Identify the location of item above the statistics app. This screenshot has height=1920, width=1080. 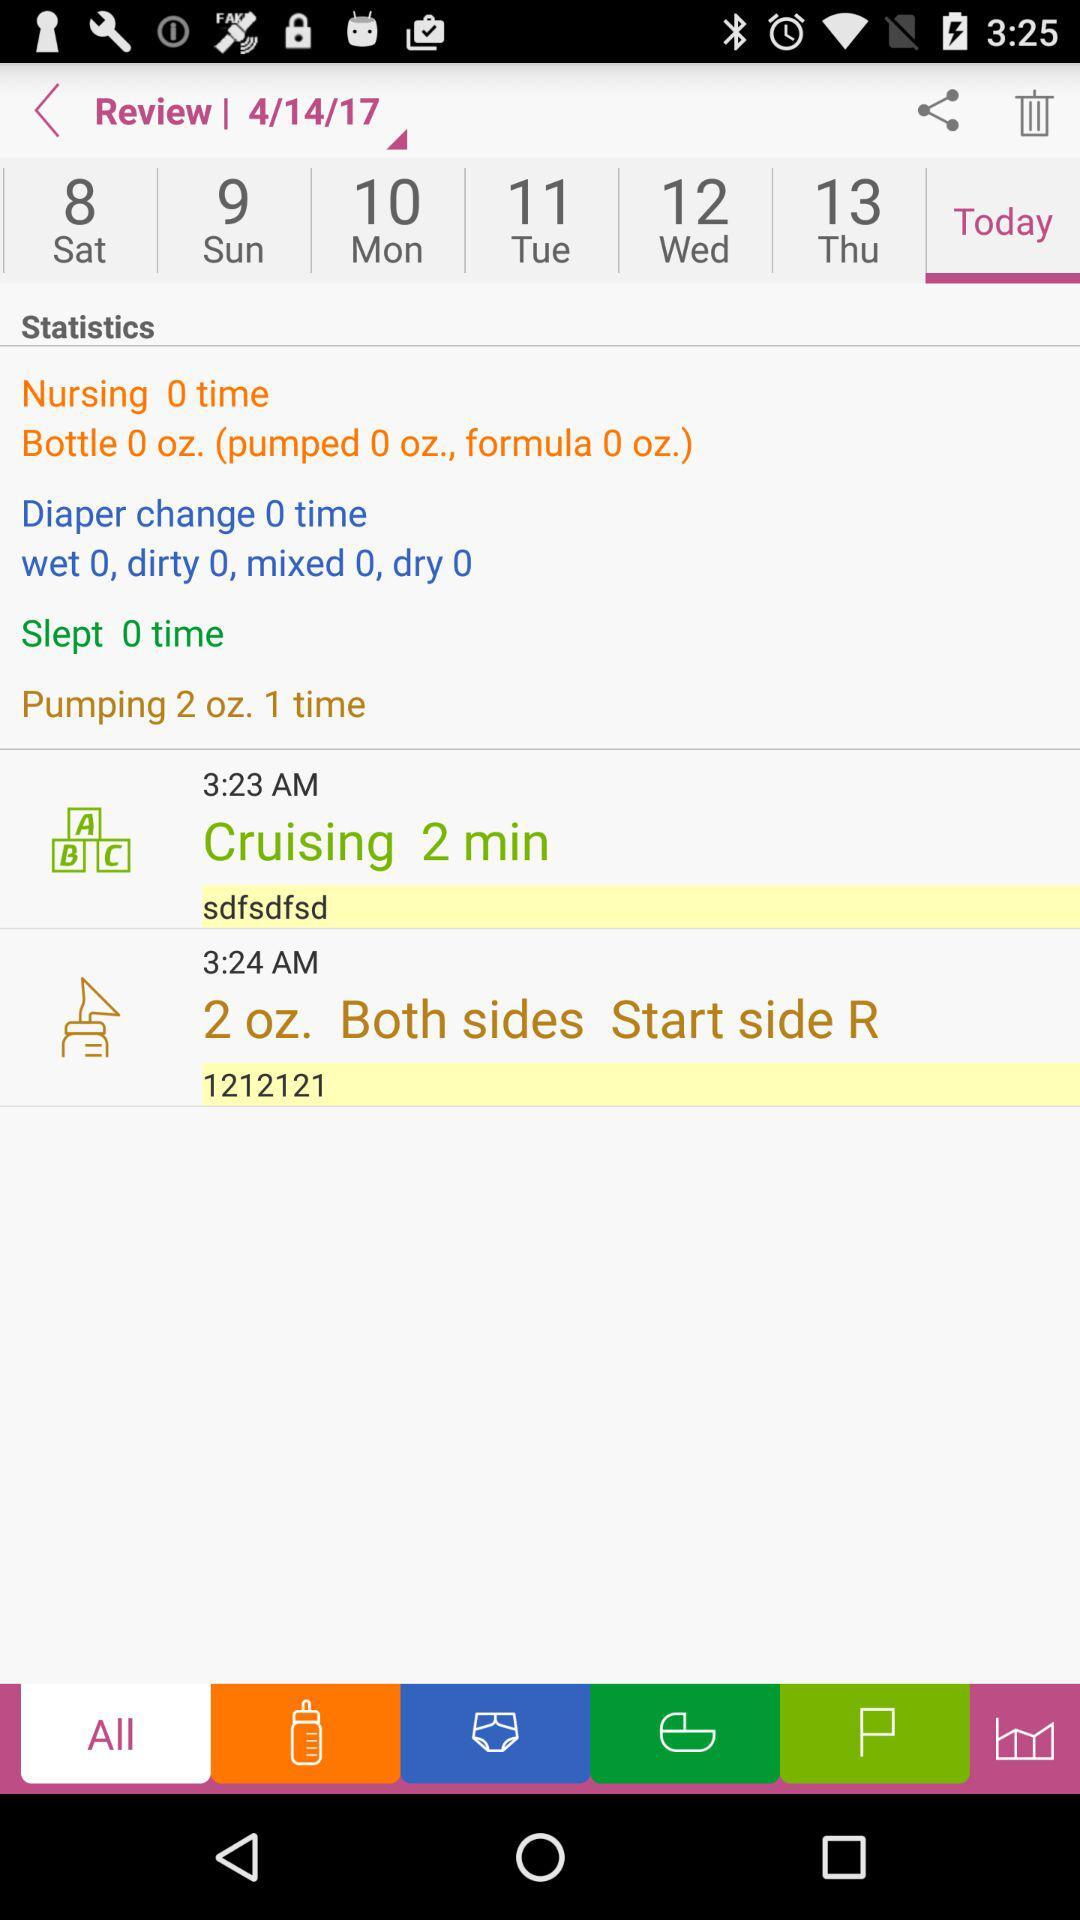
(541, 220).